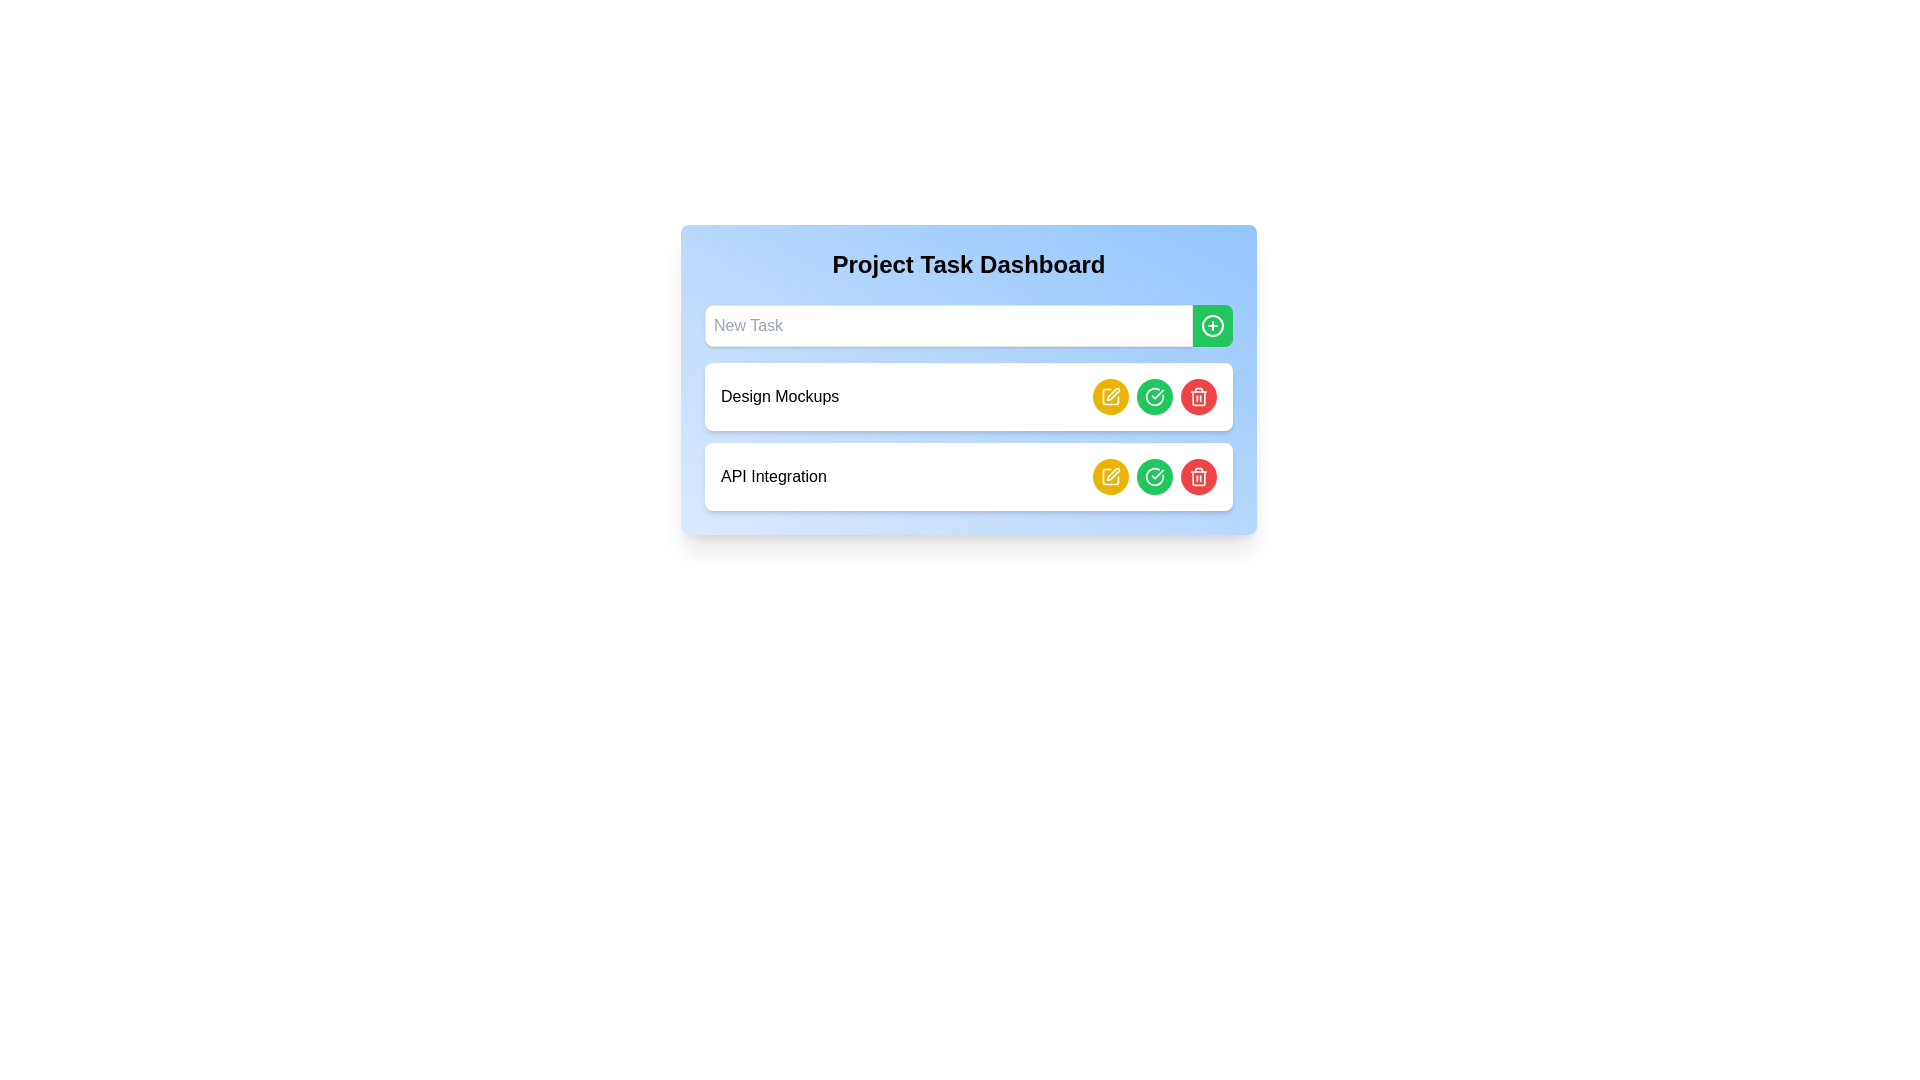 The image size is (1920, 1080). I want to click on the trashcan icon button with a red circular background, so click(1199, 477).